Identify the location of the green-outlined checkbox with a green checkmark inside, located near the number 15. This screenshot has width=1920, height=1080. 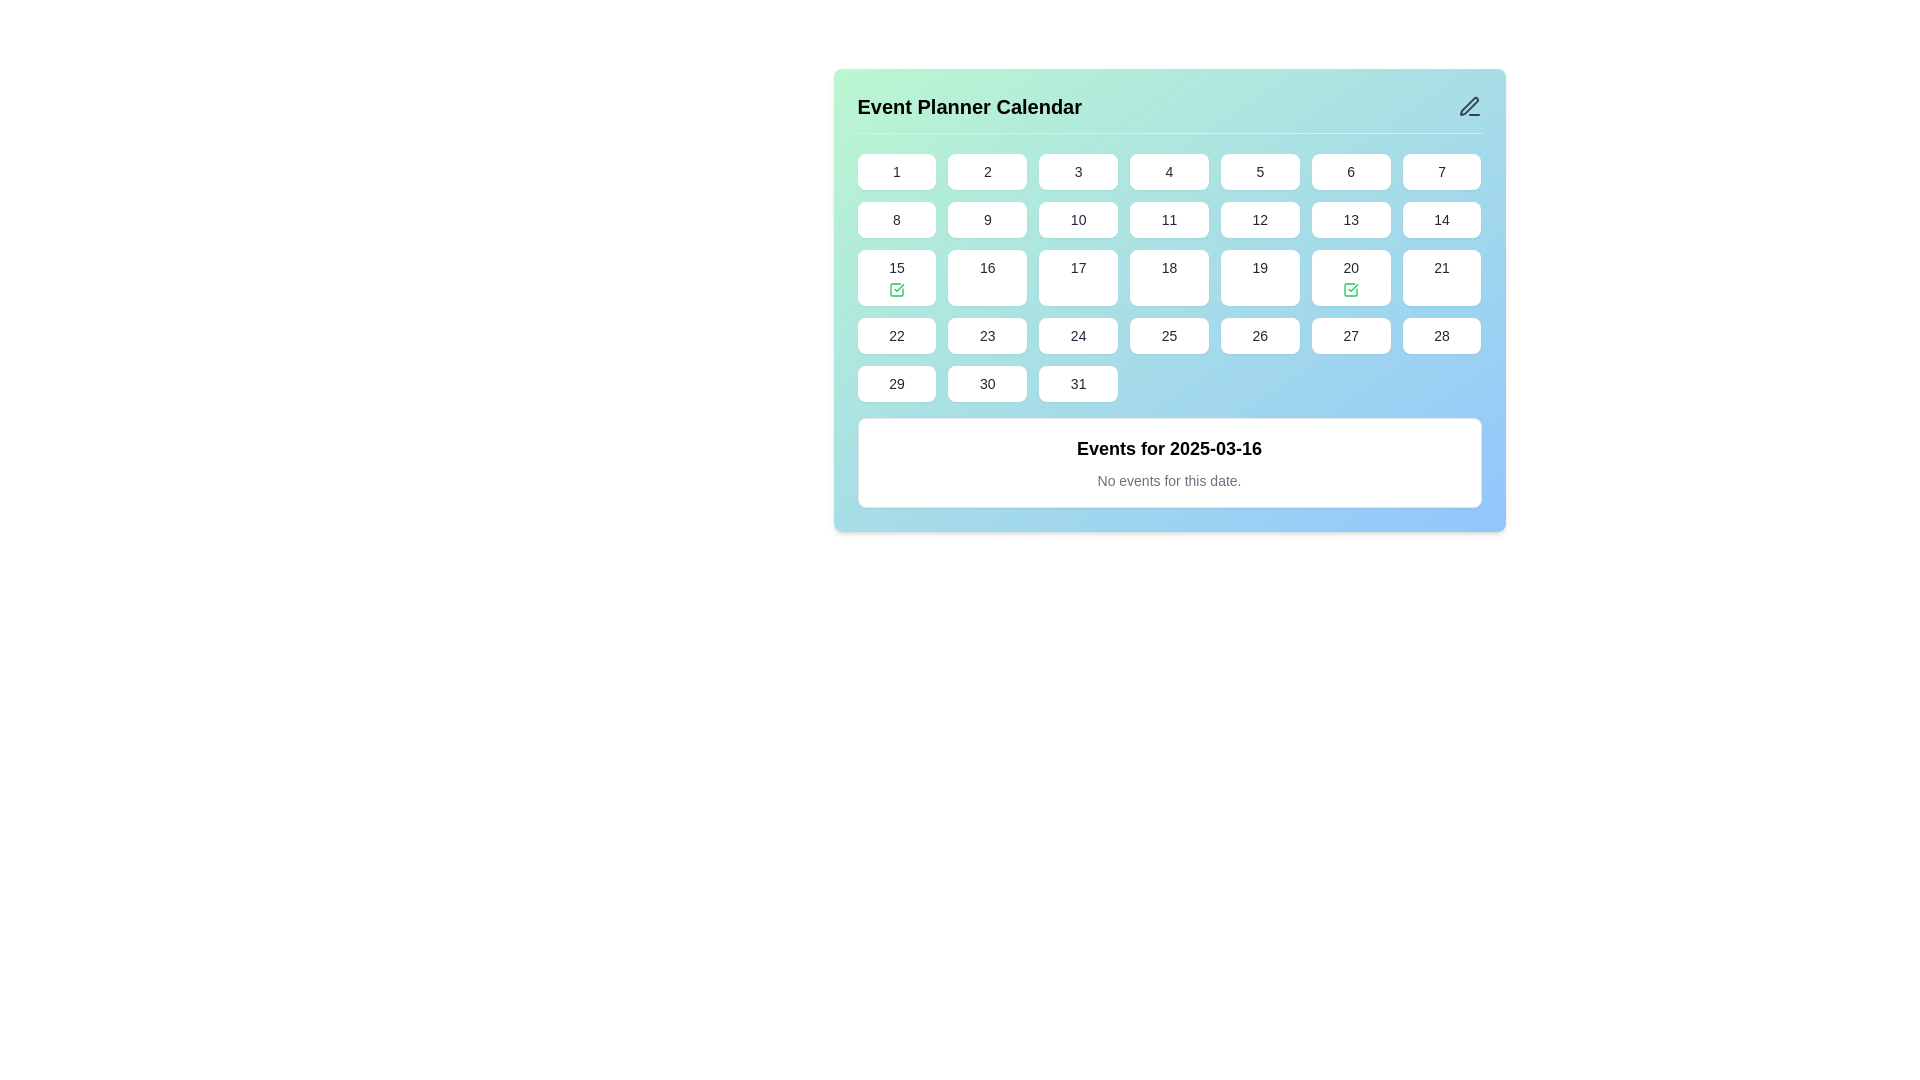
(895, 289).